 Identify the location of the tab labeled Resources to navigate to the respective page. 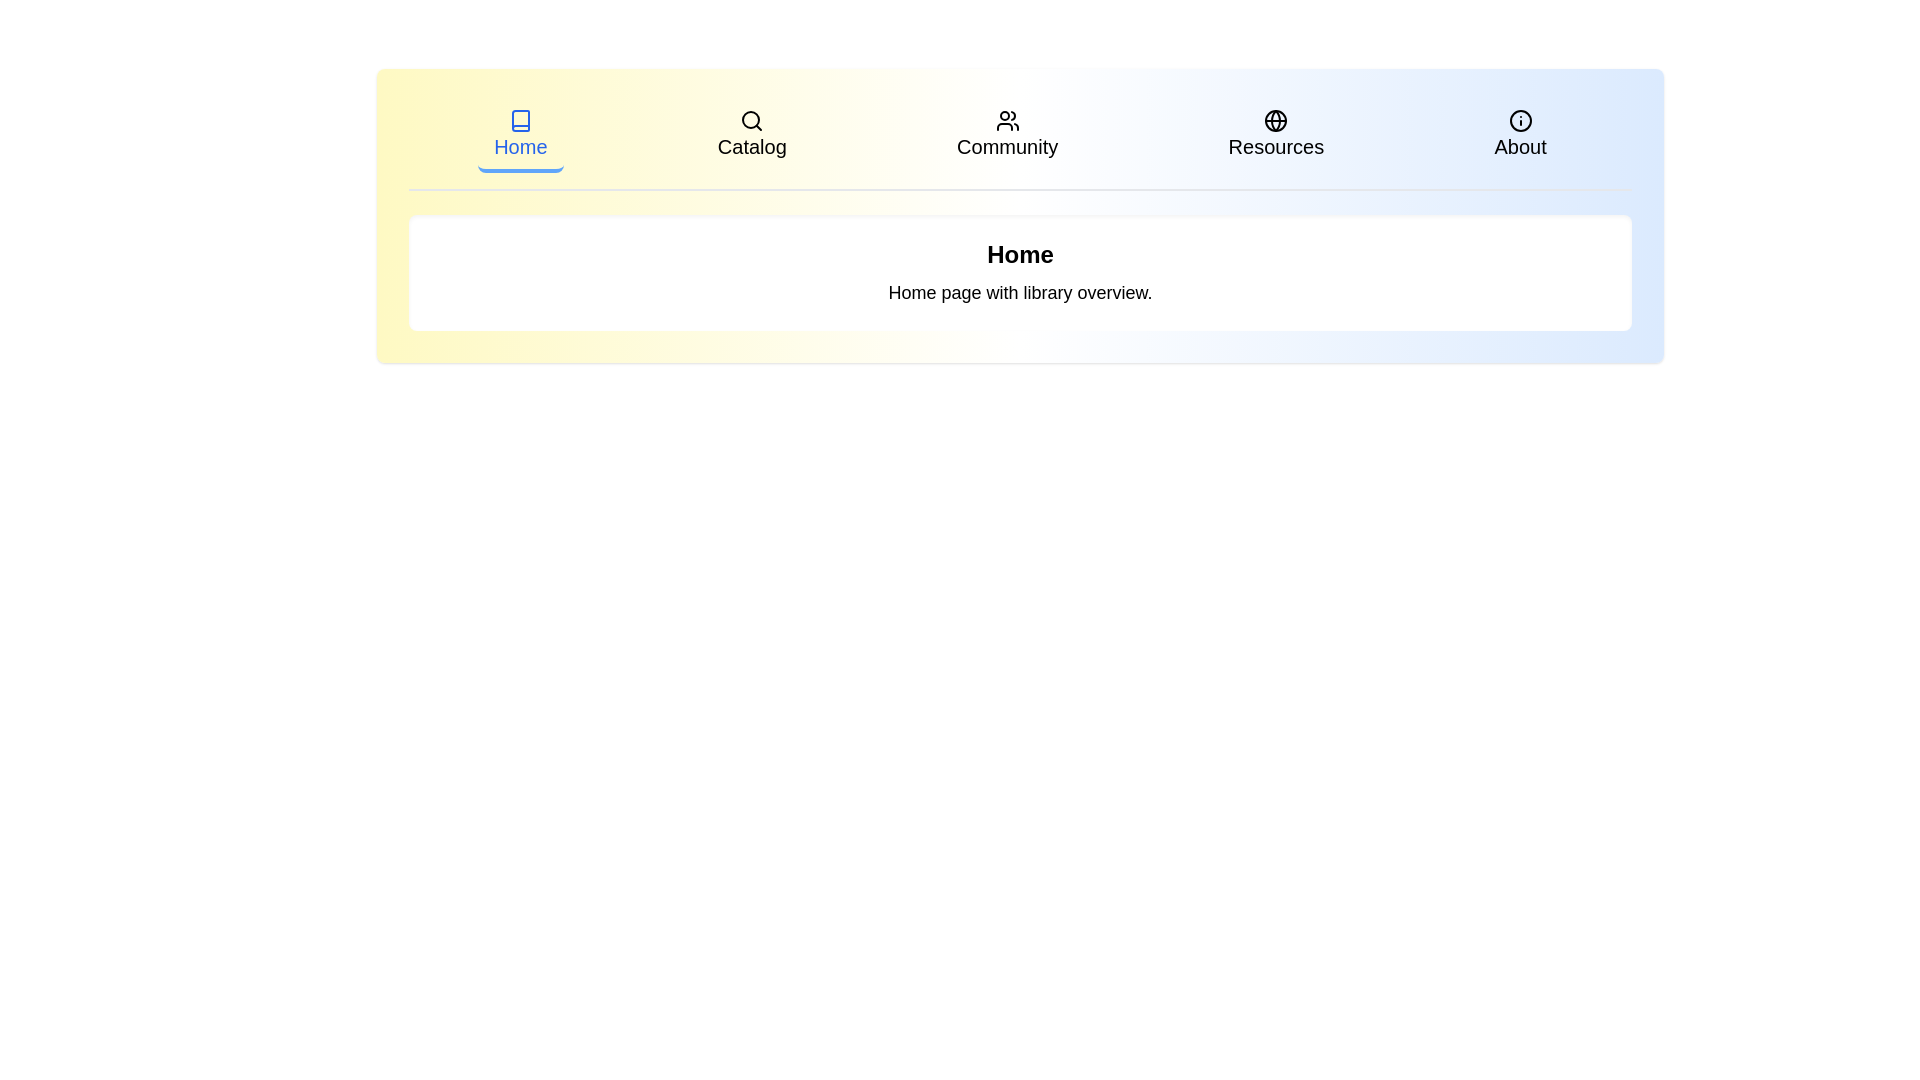
(1275, 136).